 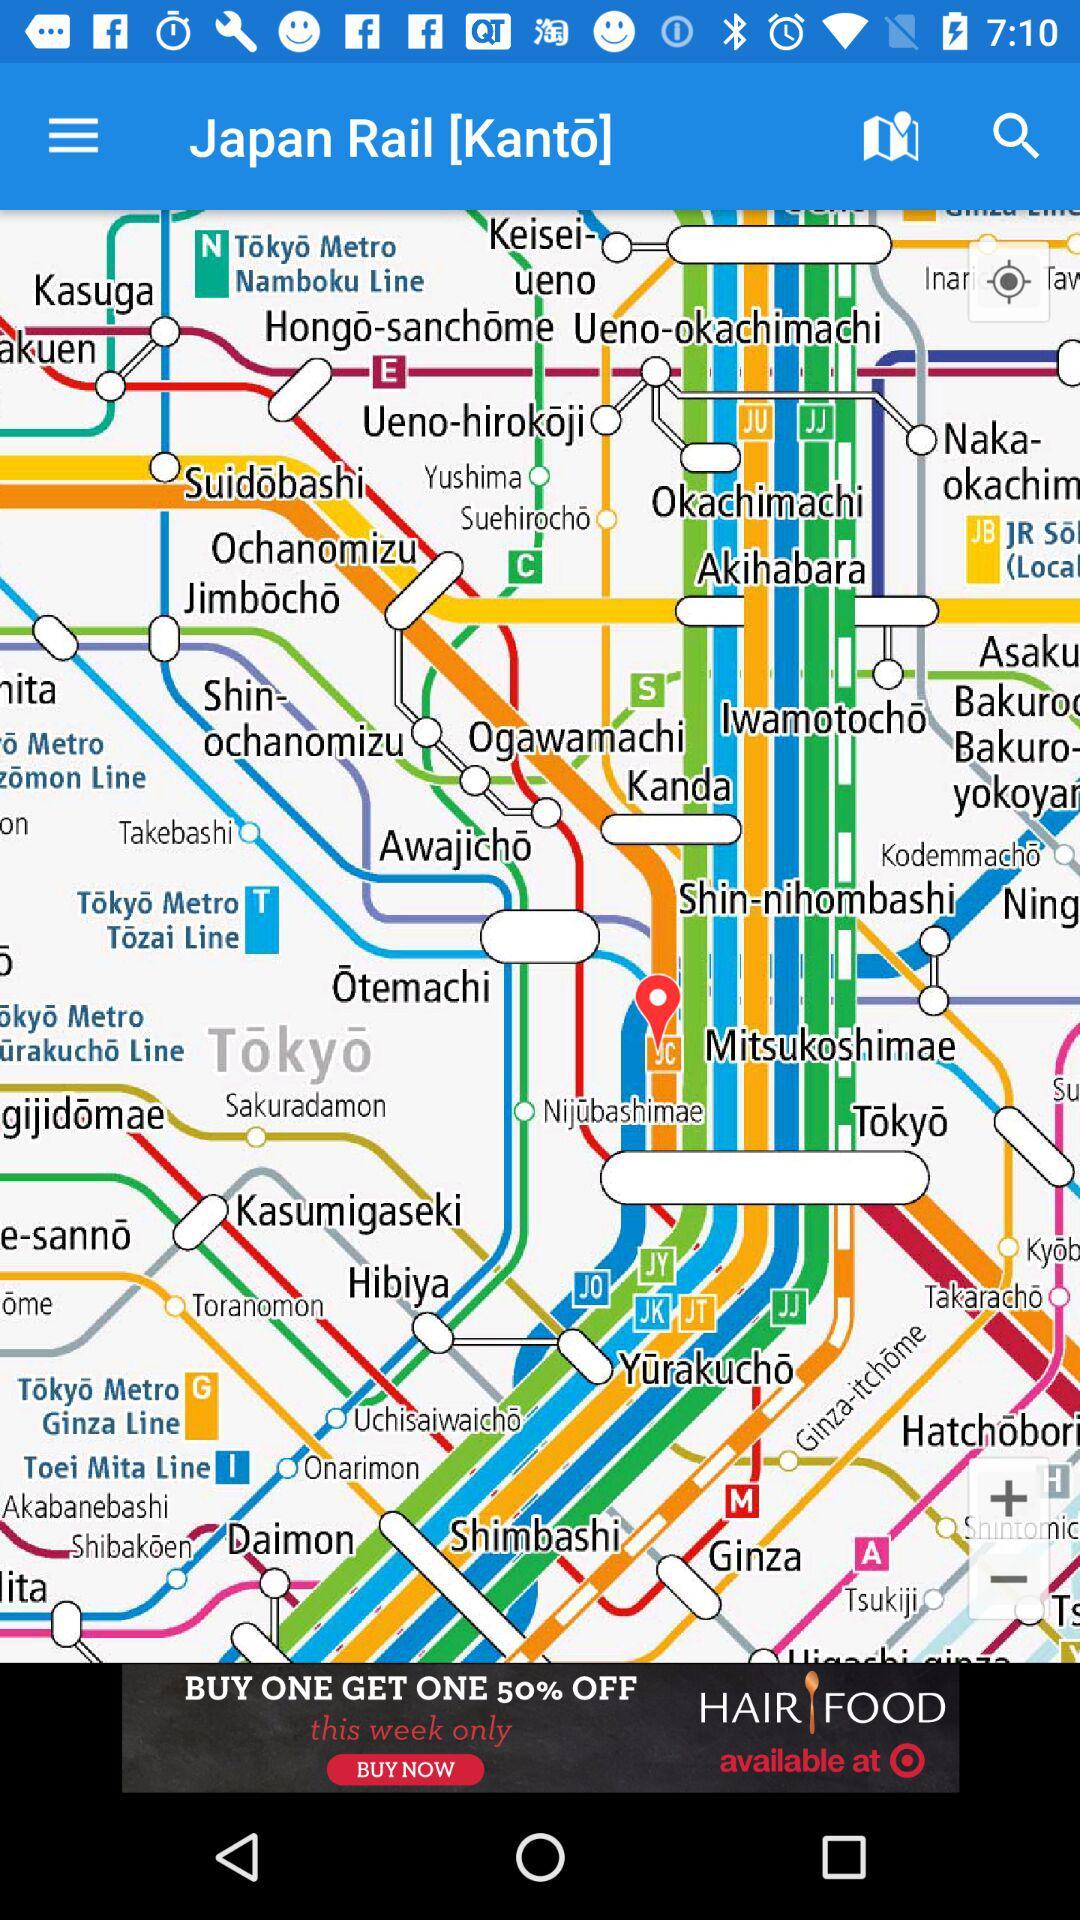 I want to click on share the article, so click(x=540, y=1727).